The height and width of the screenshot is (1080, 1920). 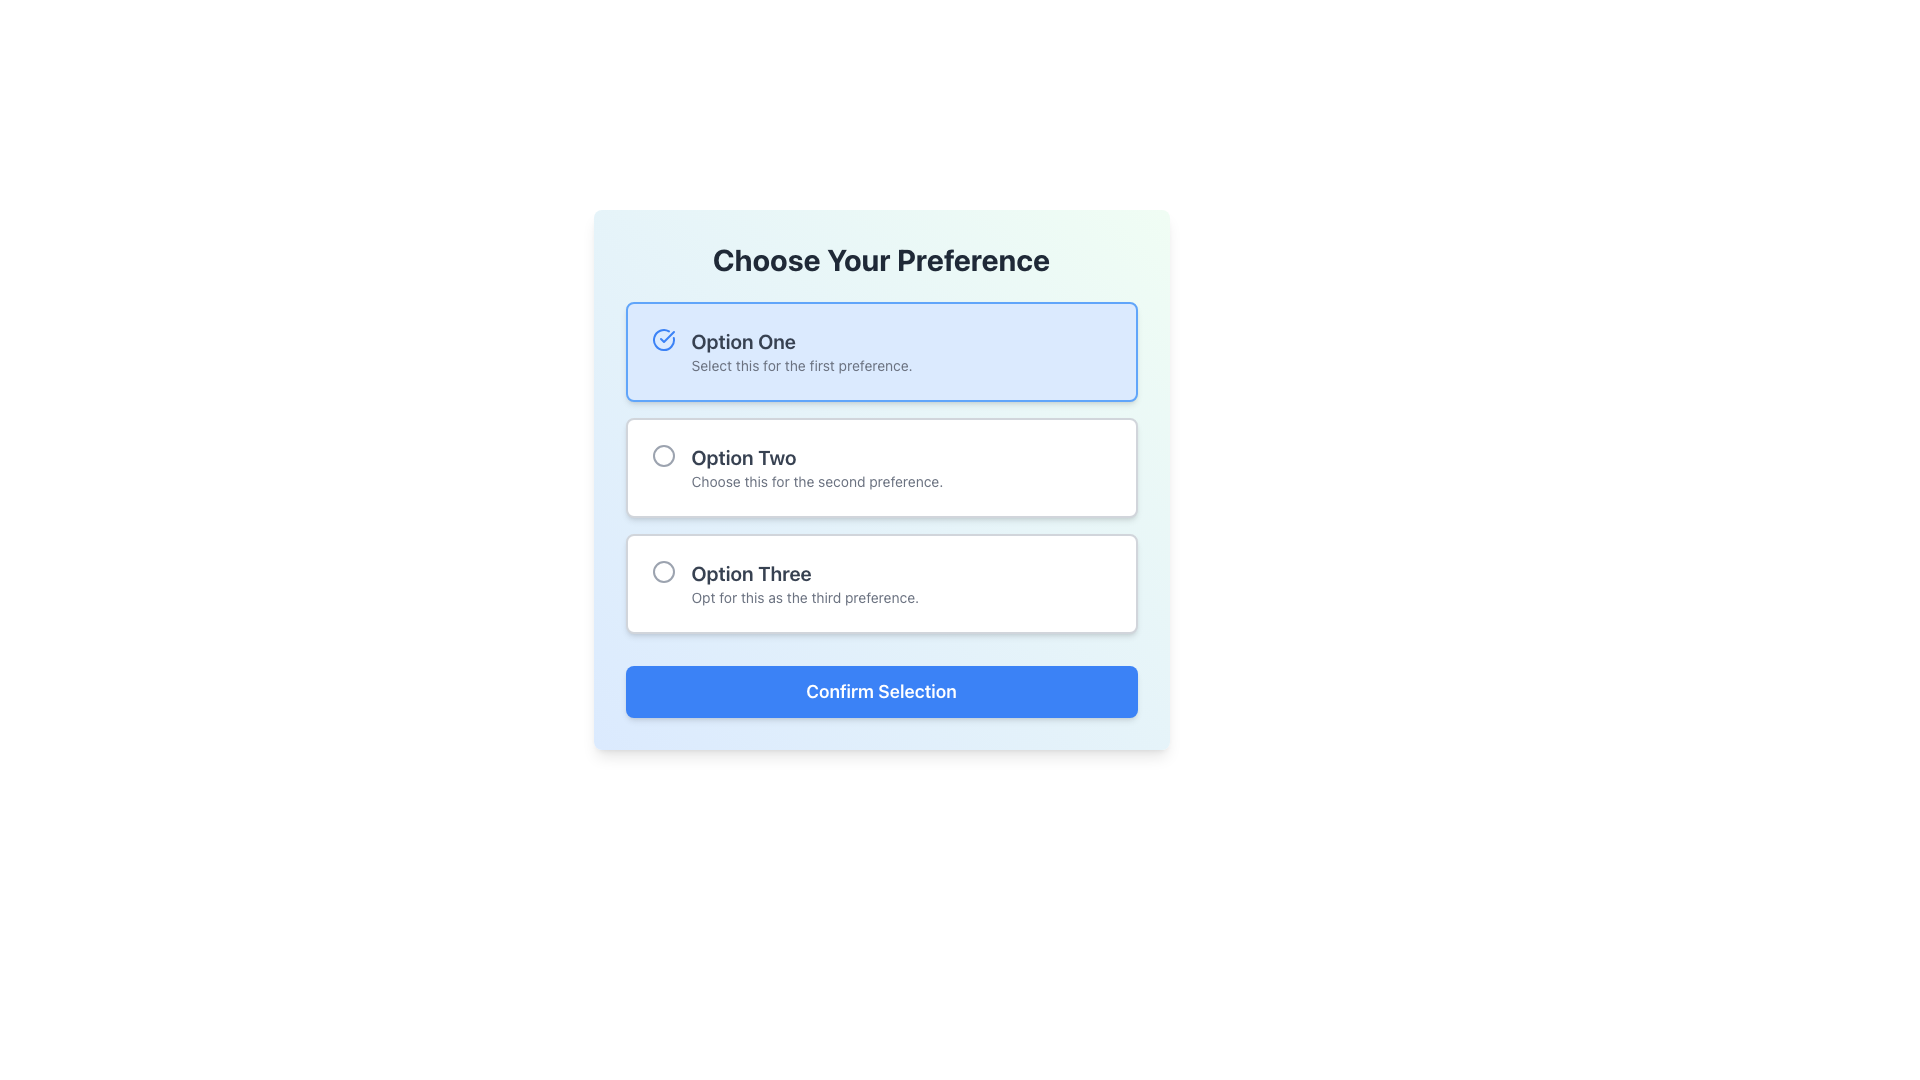 What do you see at coordinates (663, 571) in the screenshot?
I see `the unfilled circular radio button located to the left of the text 'Option Three Opt for this as the third preference.' in the card labeled 'Option Three'` at bounding box center [663, 571].